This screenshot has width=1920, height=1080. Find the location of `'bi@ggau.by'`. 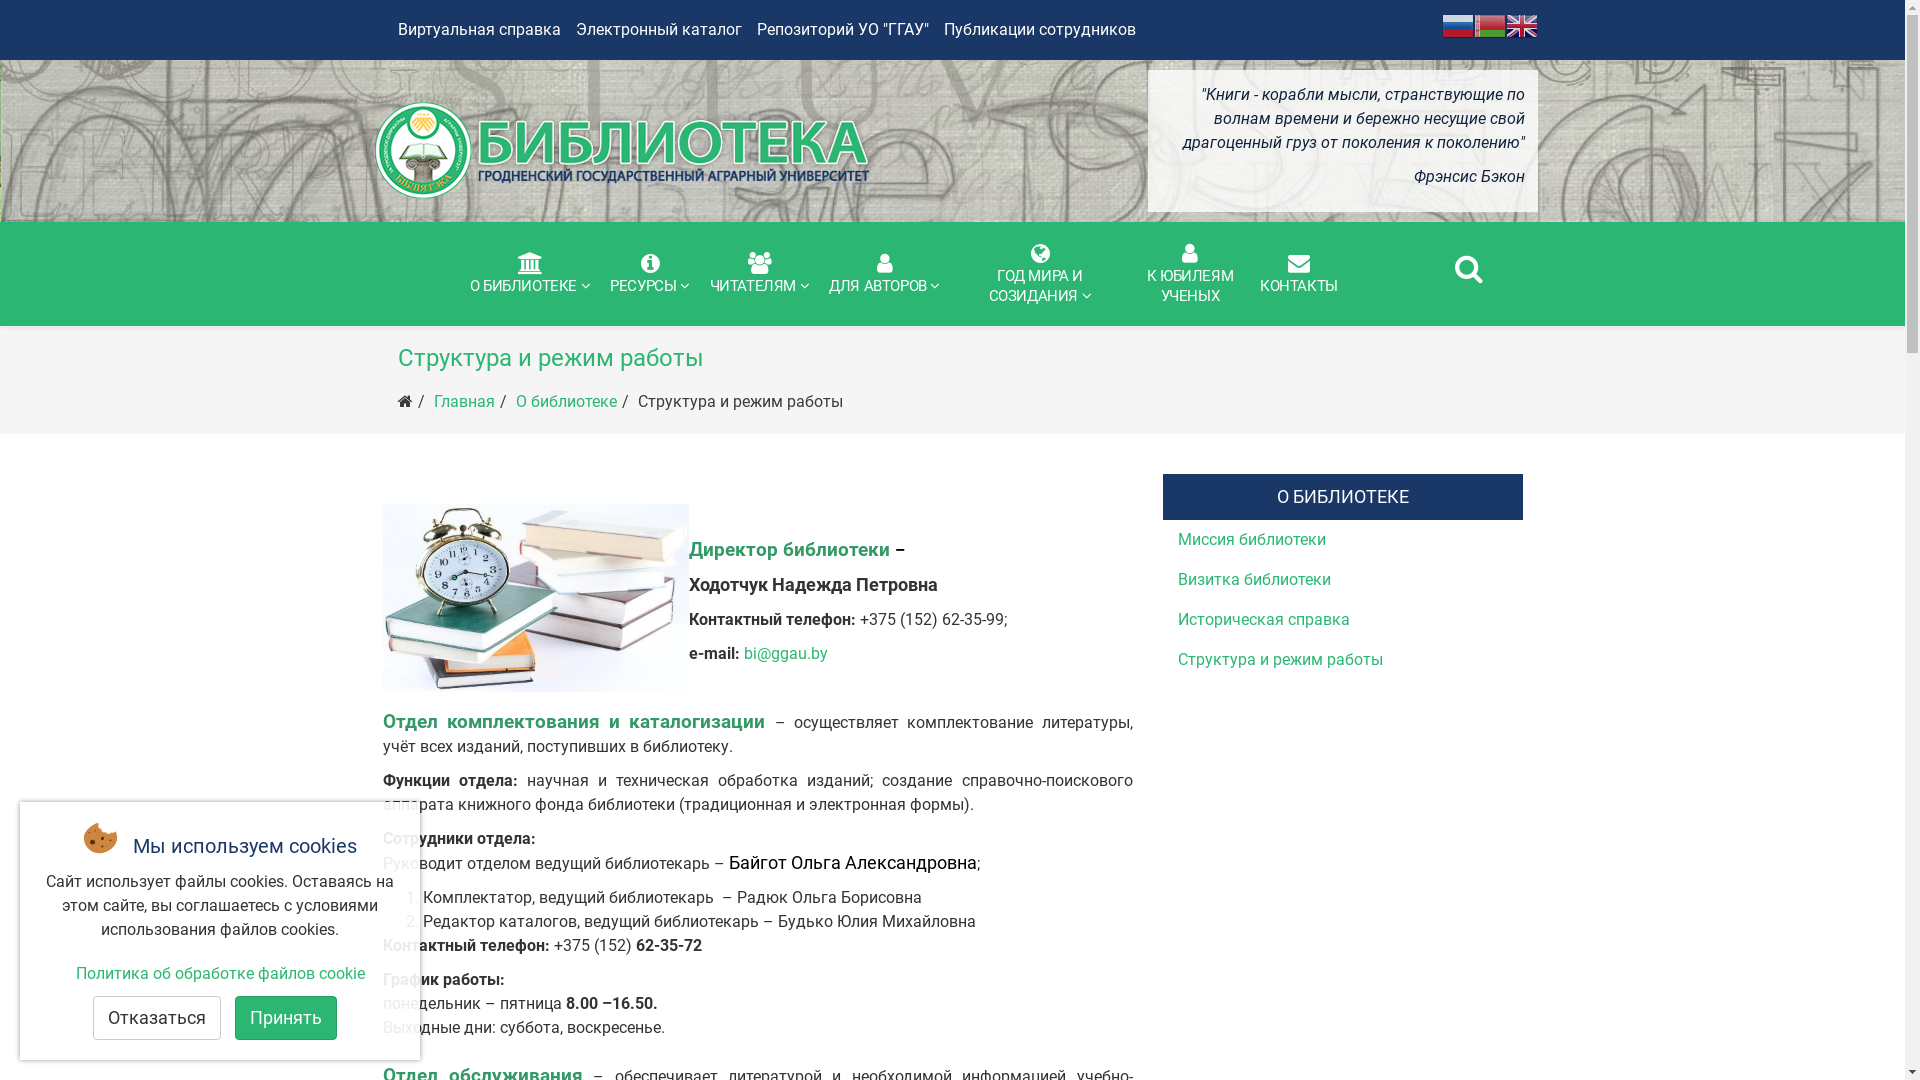

'bi@ggau.by' is located at coordinates (785, 653).